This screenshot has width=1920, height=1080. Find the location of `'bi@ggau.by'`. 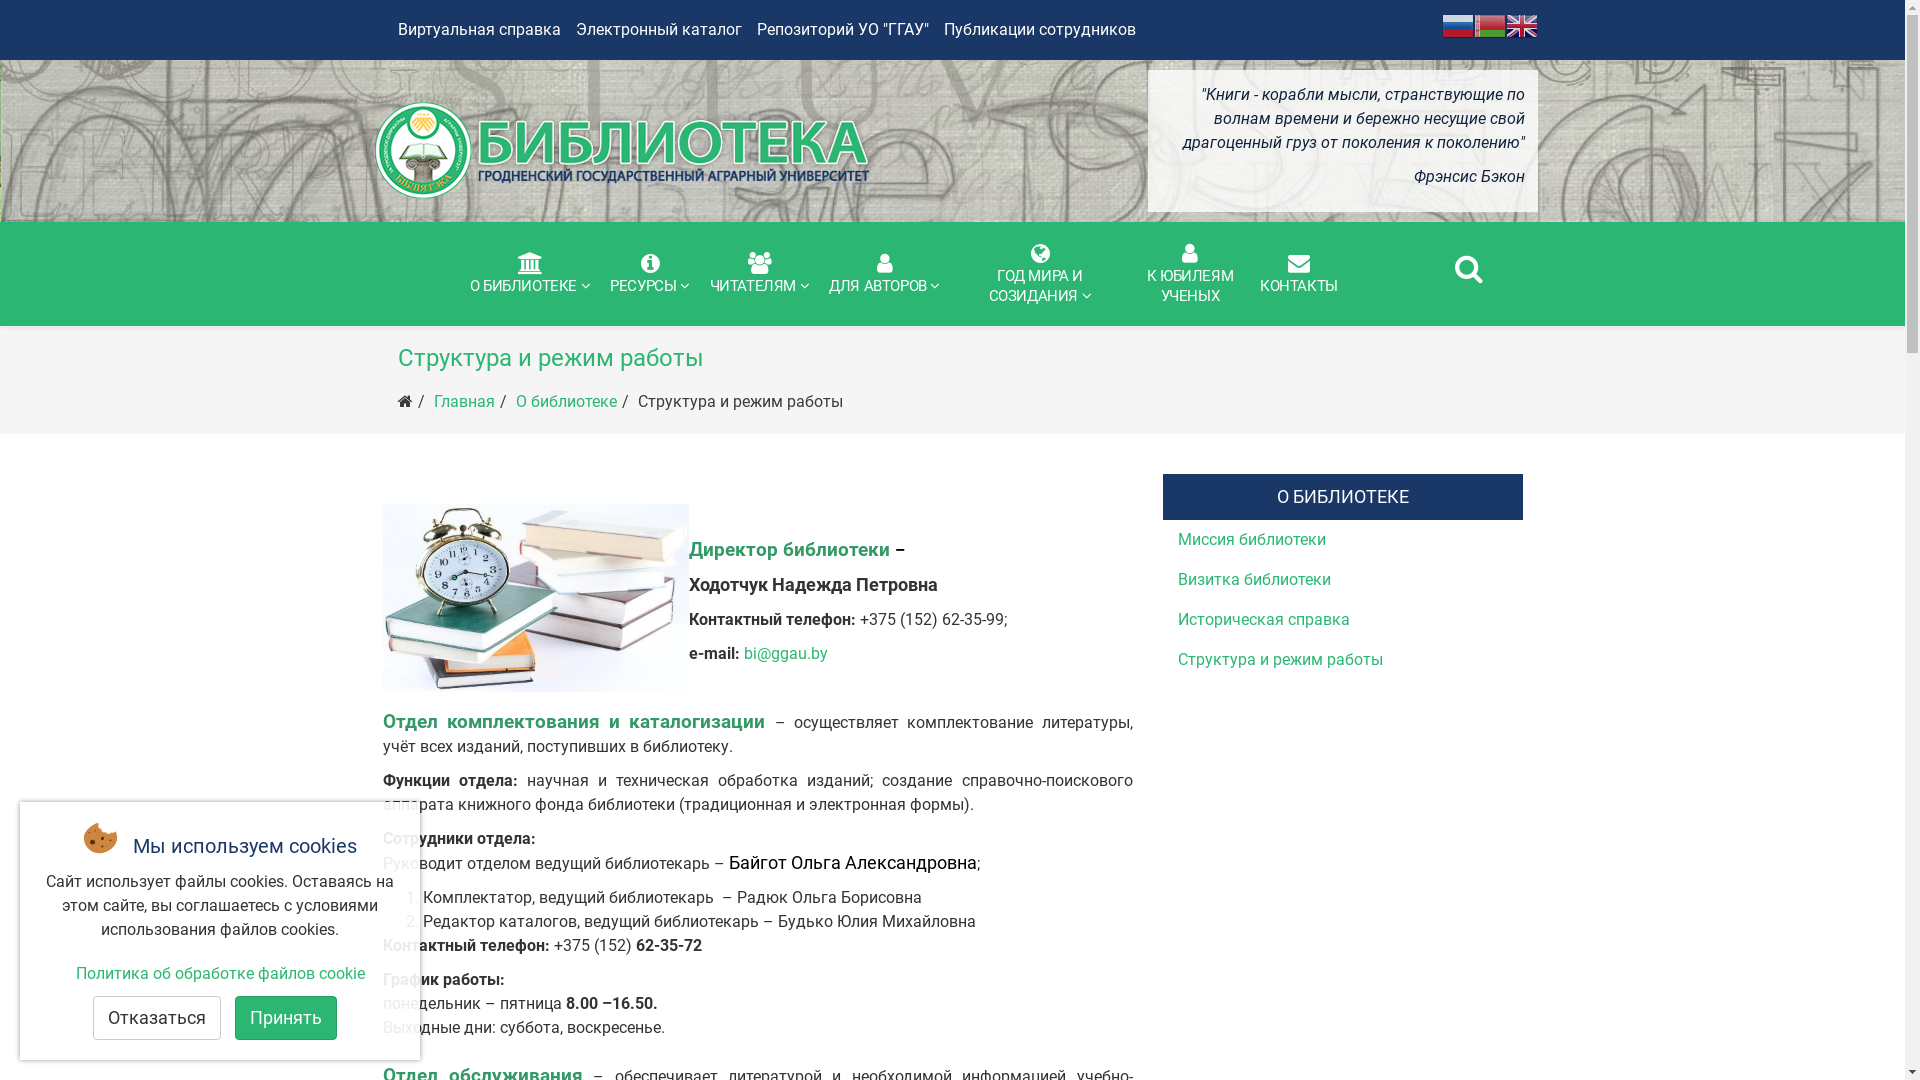

'bi@ggau.by' is located at coordinates (785, 653).